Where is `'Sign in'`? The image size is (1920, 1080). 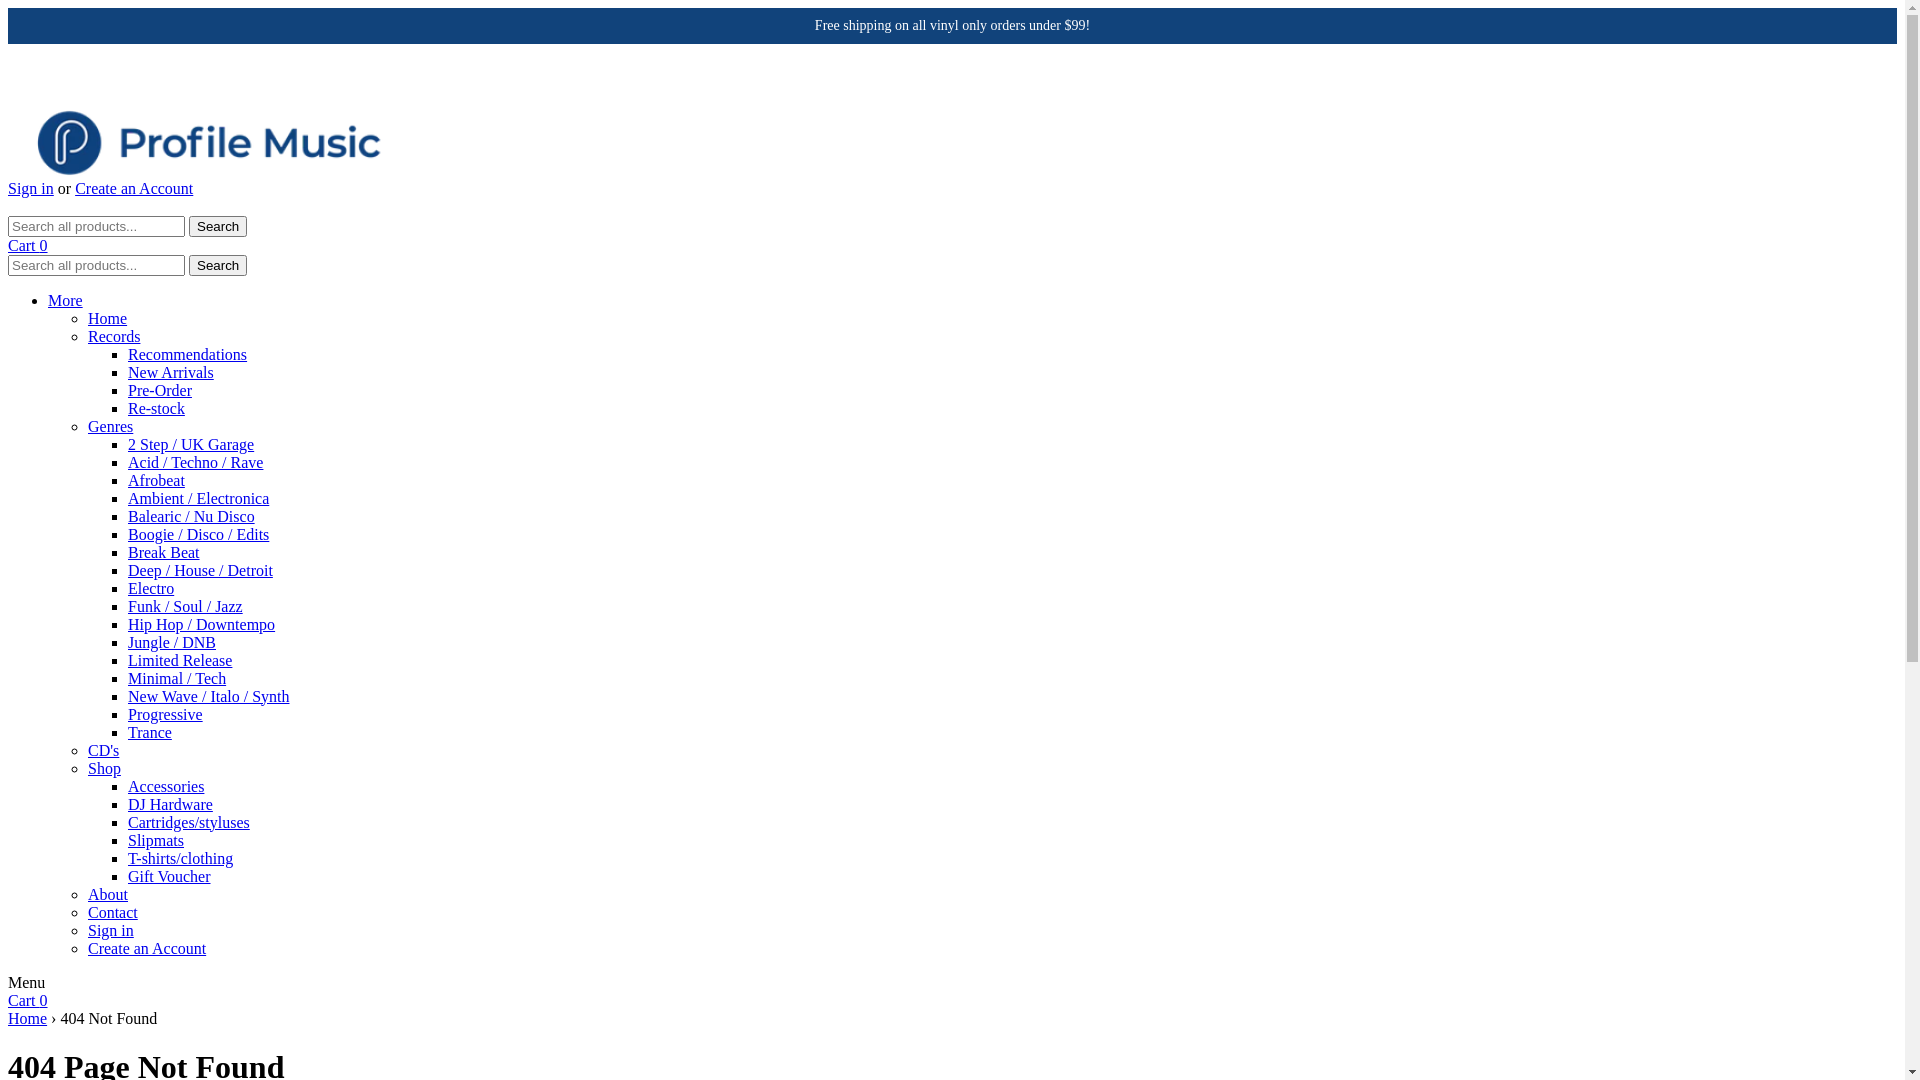 'Sign in' is located at coordinates (30, 188).